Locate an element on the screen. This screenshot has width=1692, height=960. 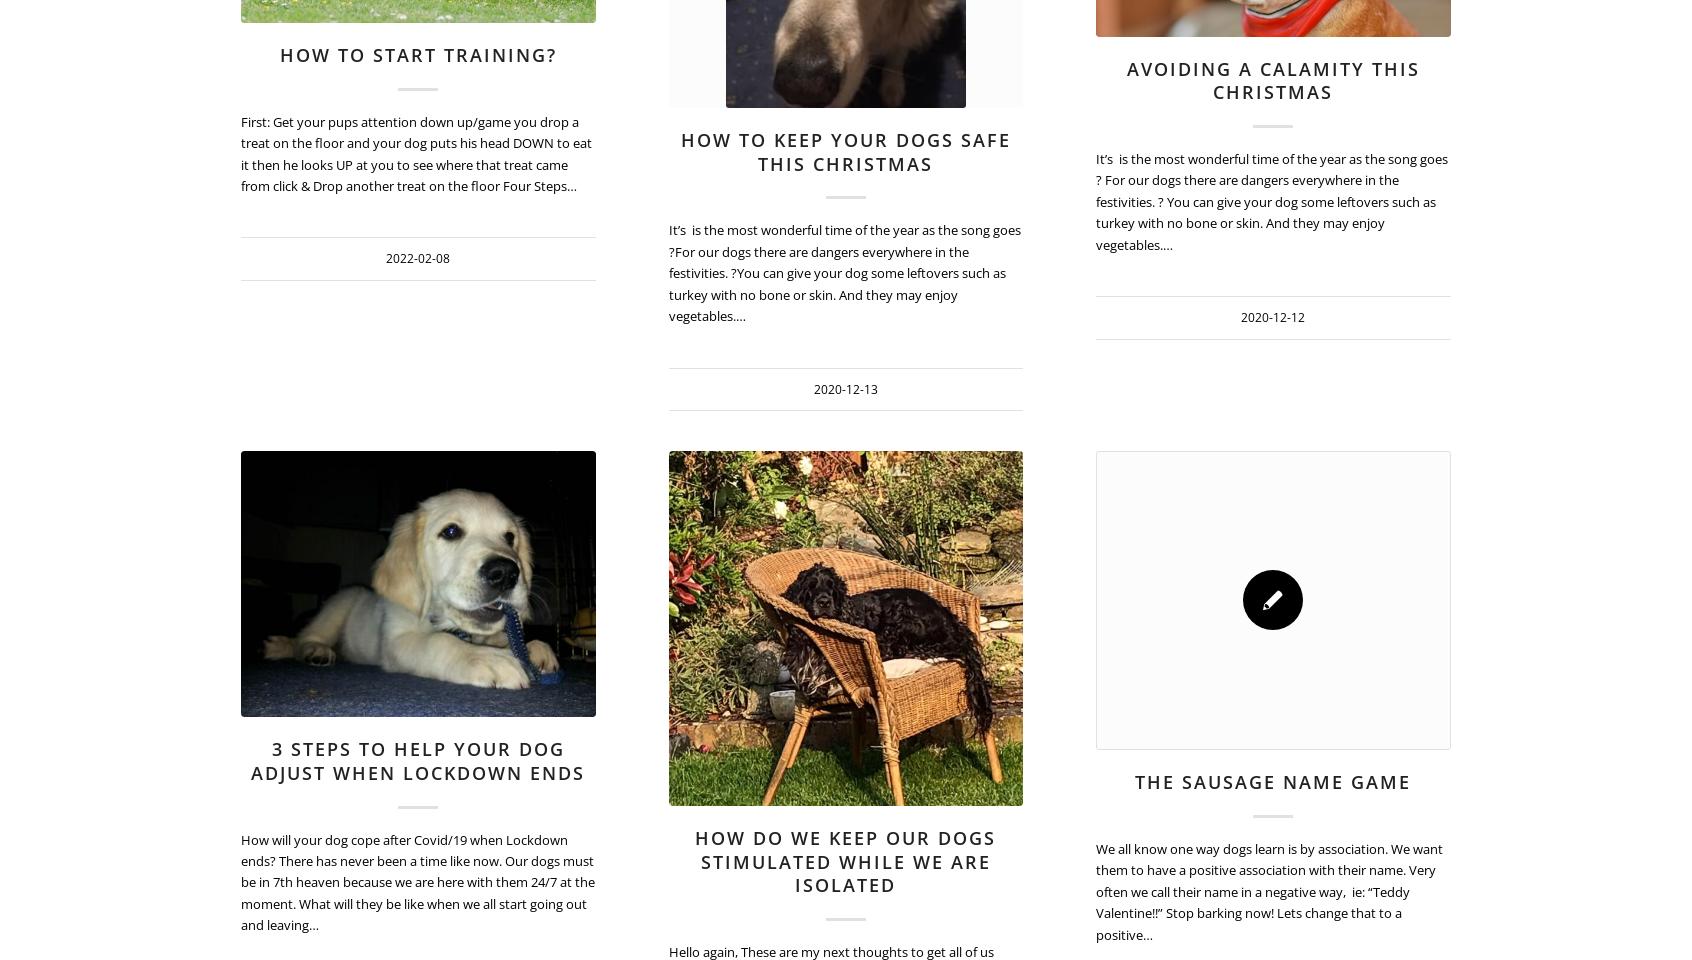
'How to start training?' is located at coordinates (417, 53).